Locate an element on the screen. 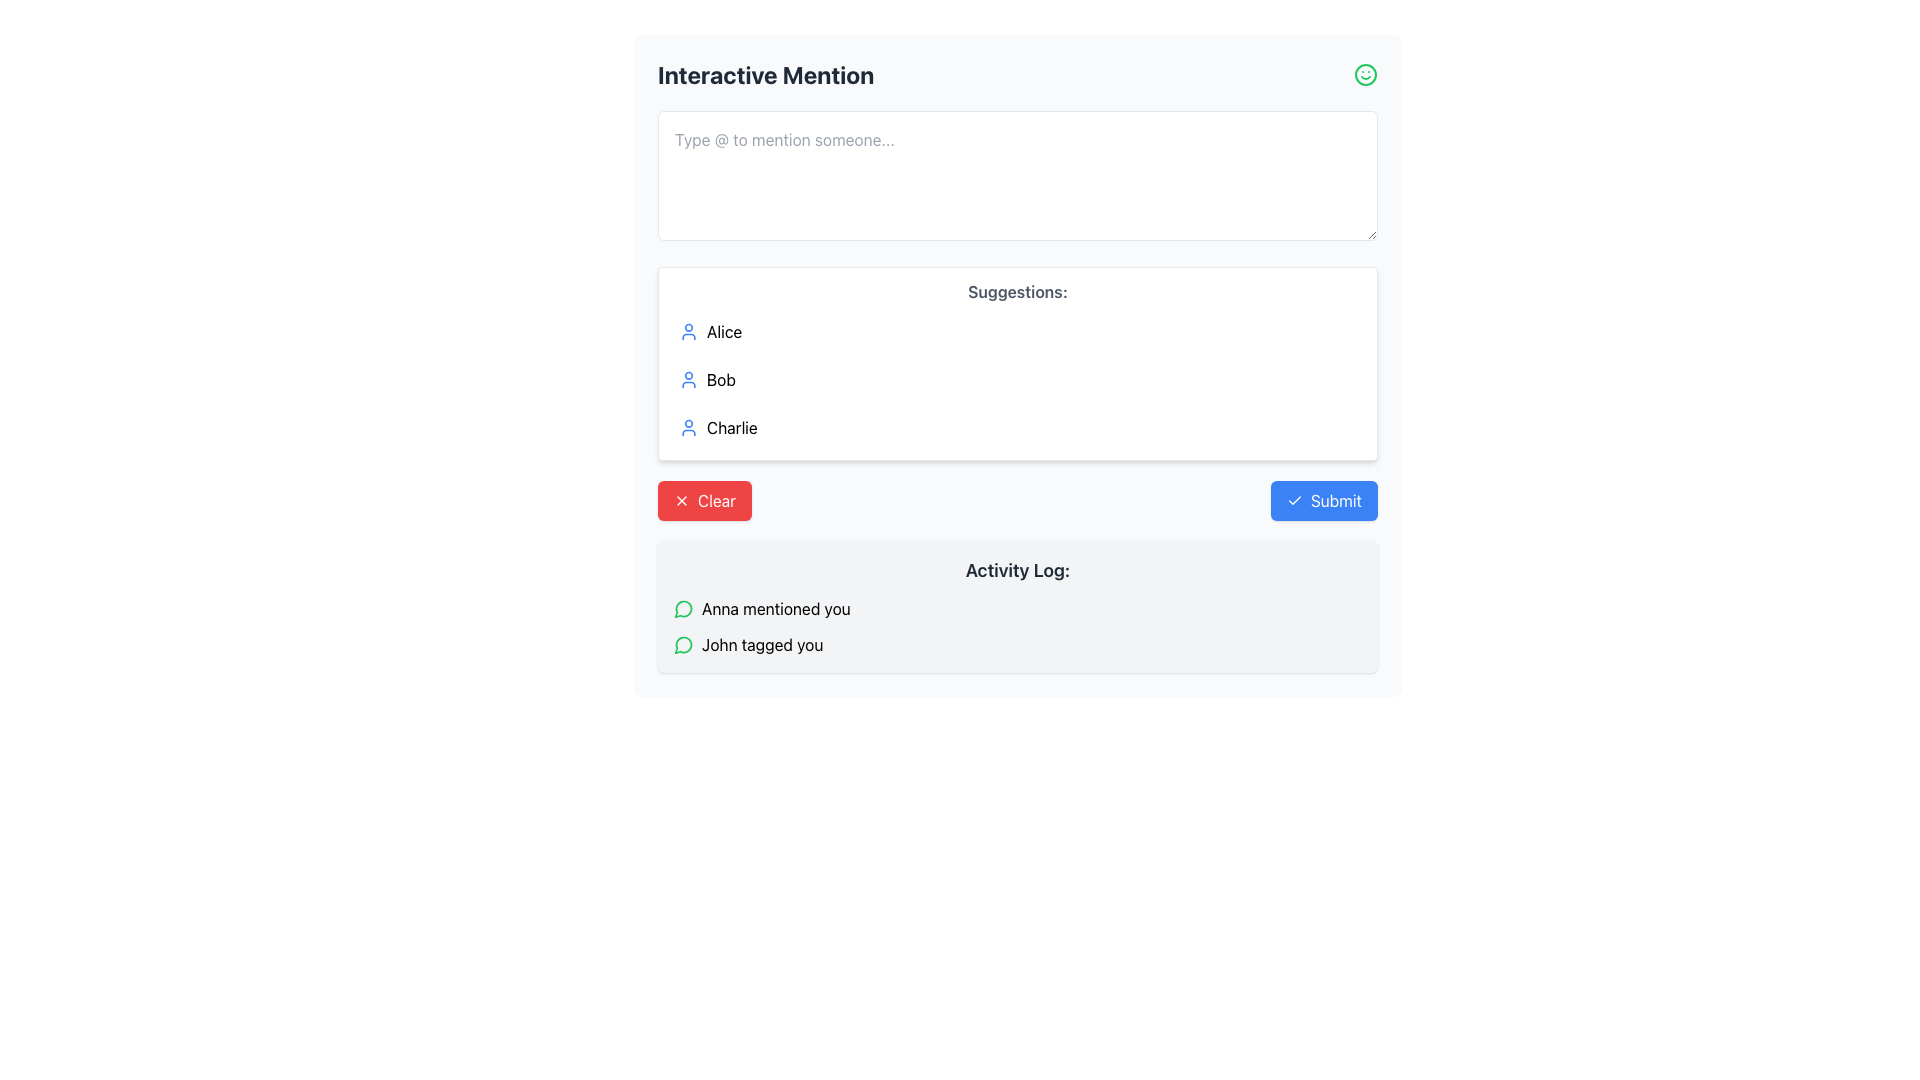 The height and width of the screenshot is (1080, 1920). the green speech bubble icon located to the left of the text 'Anna mentioned you' in the 'Activity Log' section is located at coordinates (684, 608).